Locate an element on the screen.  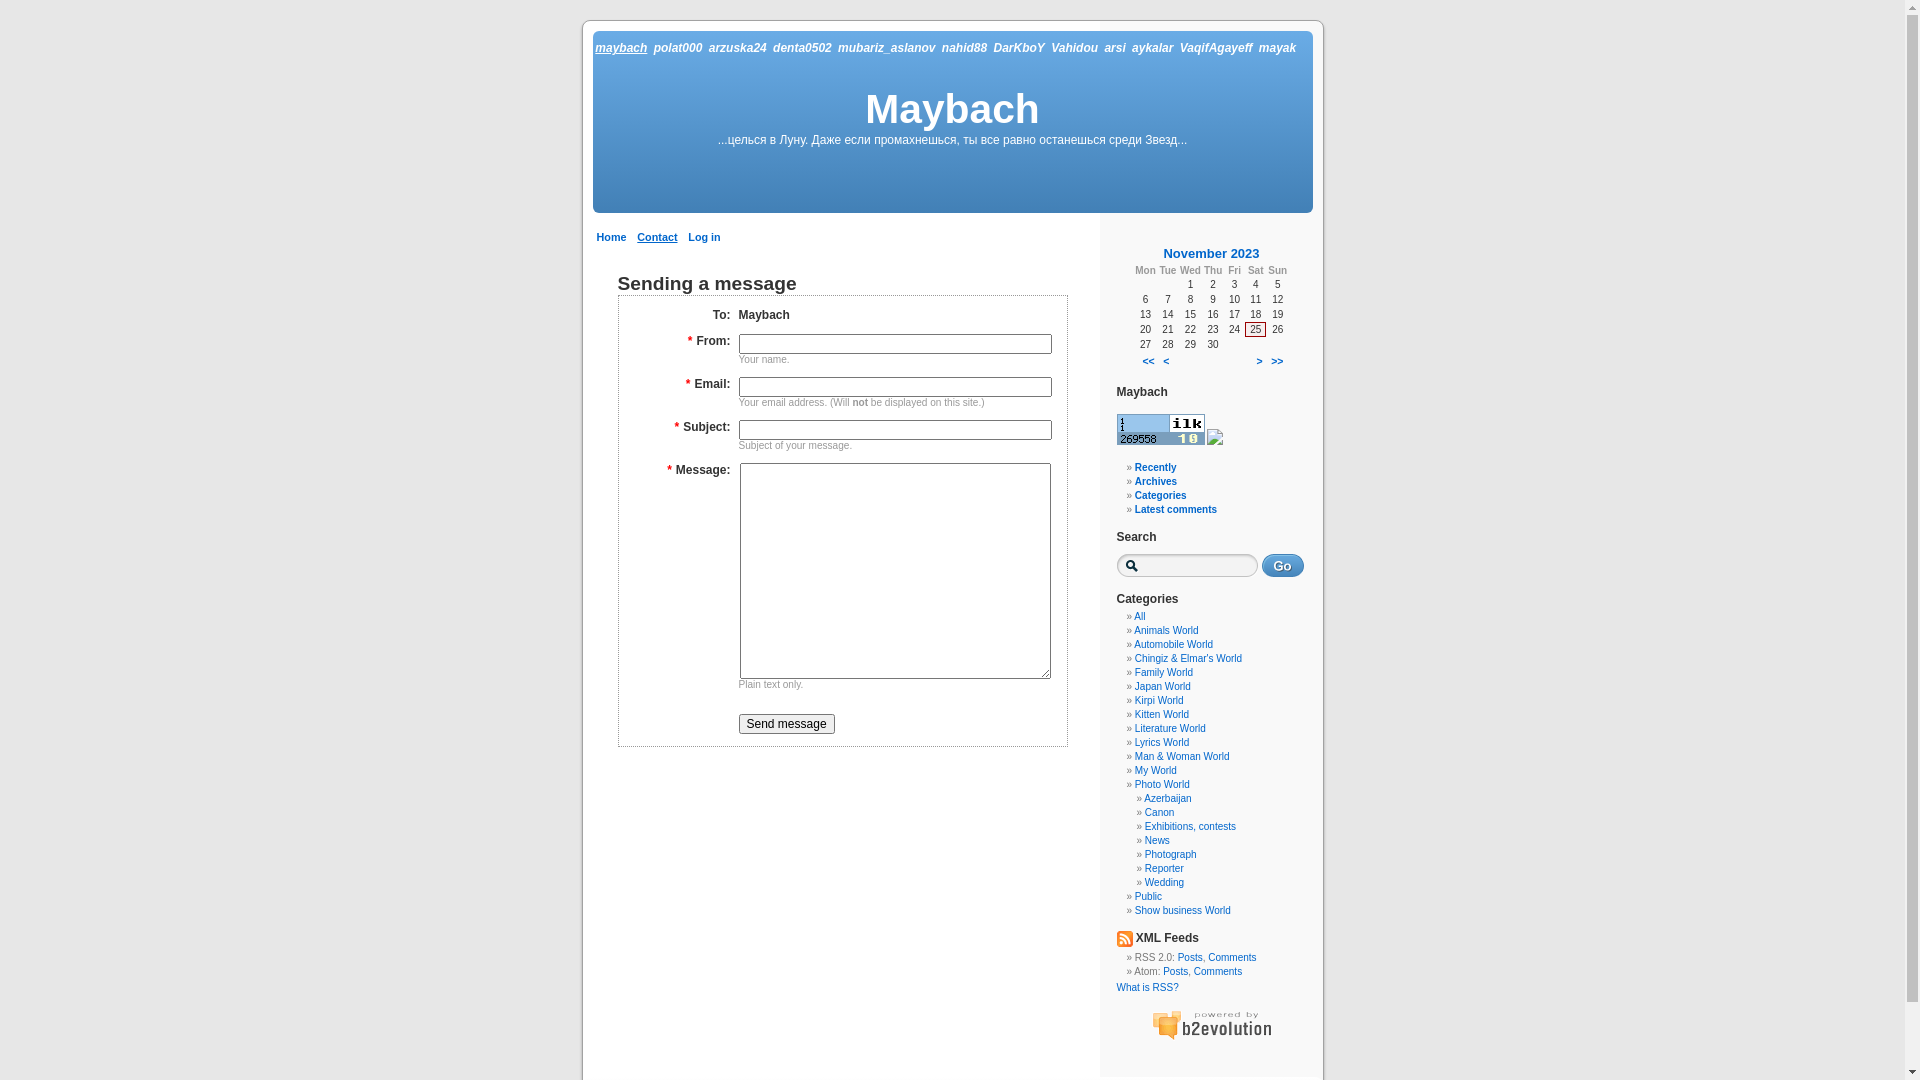
'Wedding' is located at coordinates (1164, 881).